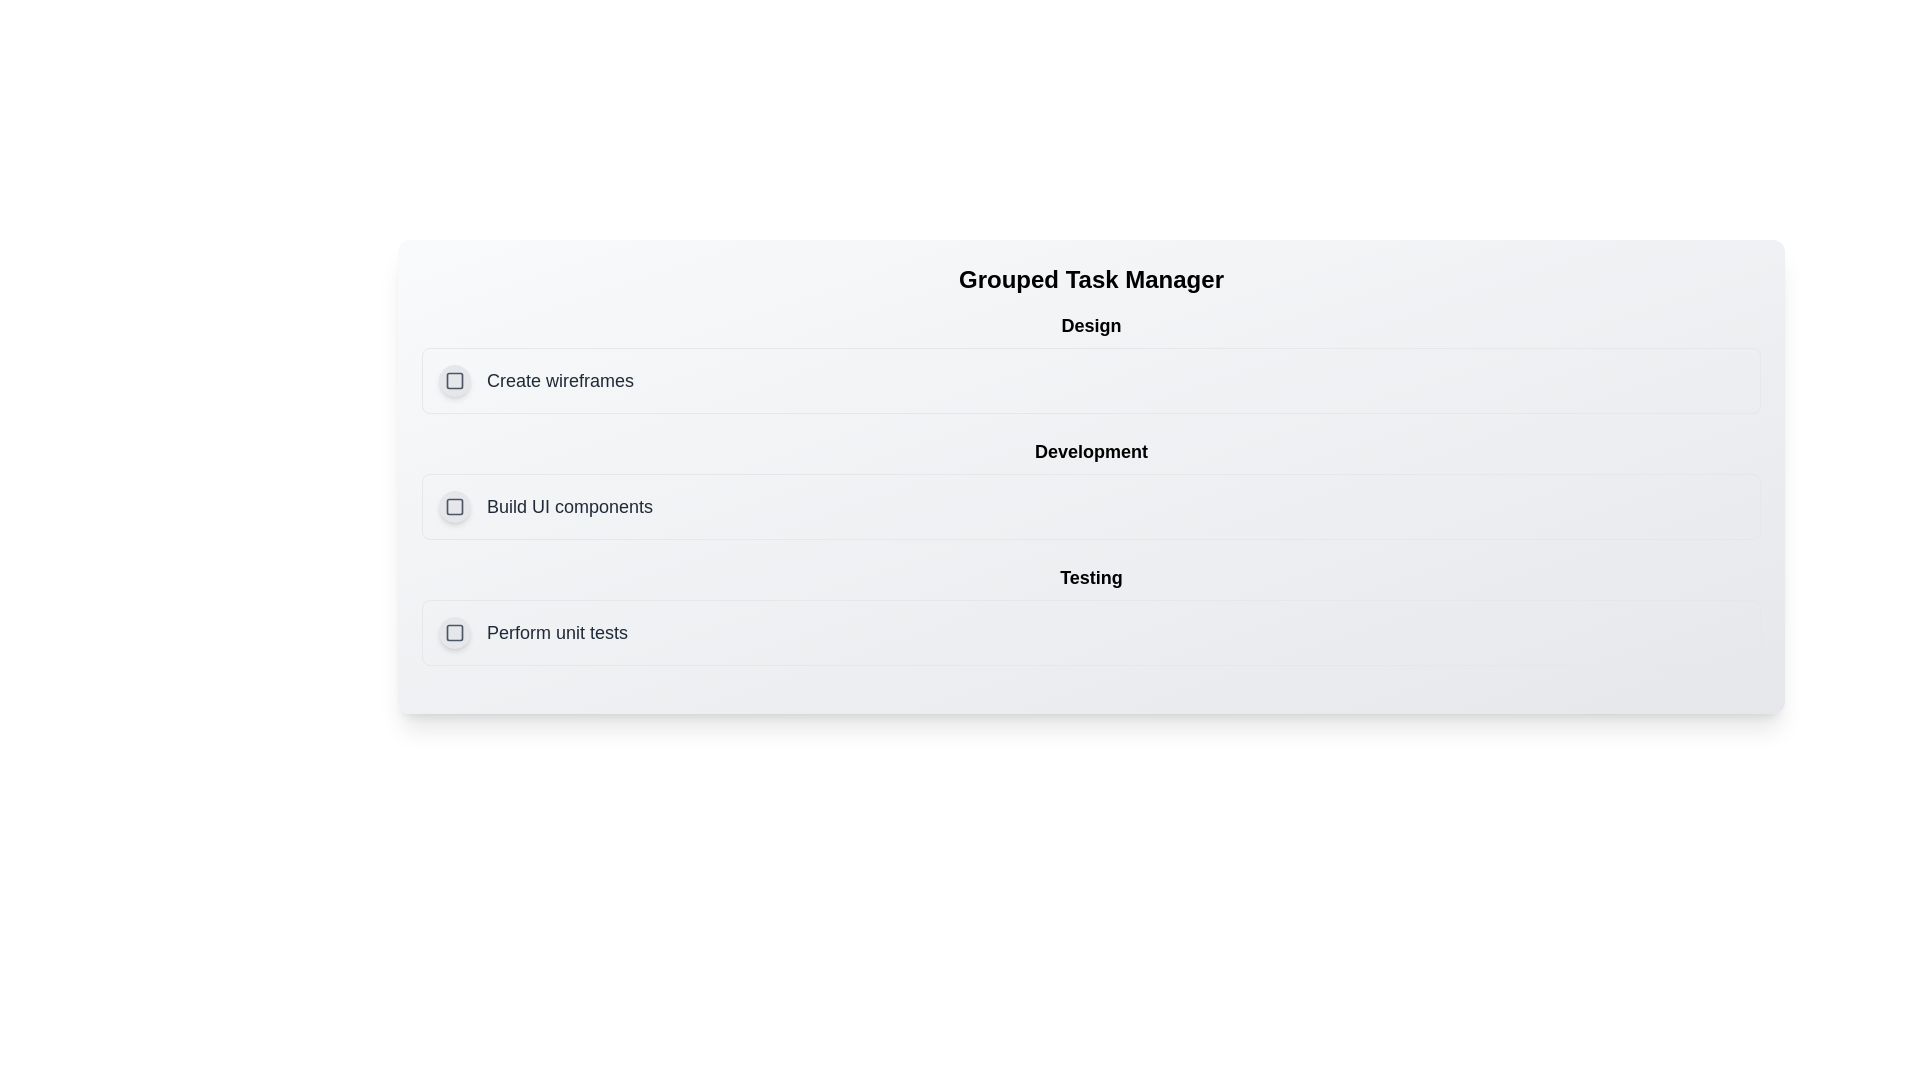 The height and width of the screenshot is (1080, 1920). What do you see at coordinates (1090, 451) in the screenshot?
I see `the text heading 'Development', which is displayed in bold and larger font, positioned centrally above the subheading 'Build UI components'` at bounding box center [1090, 451].